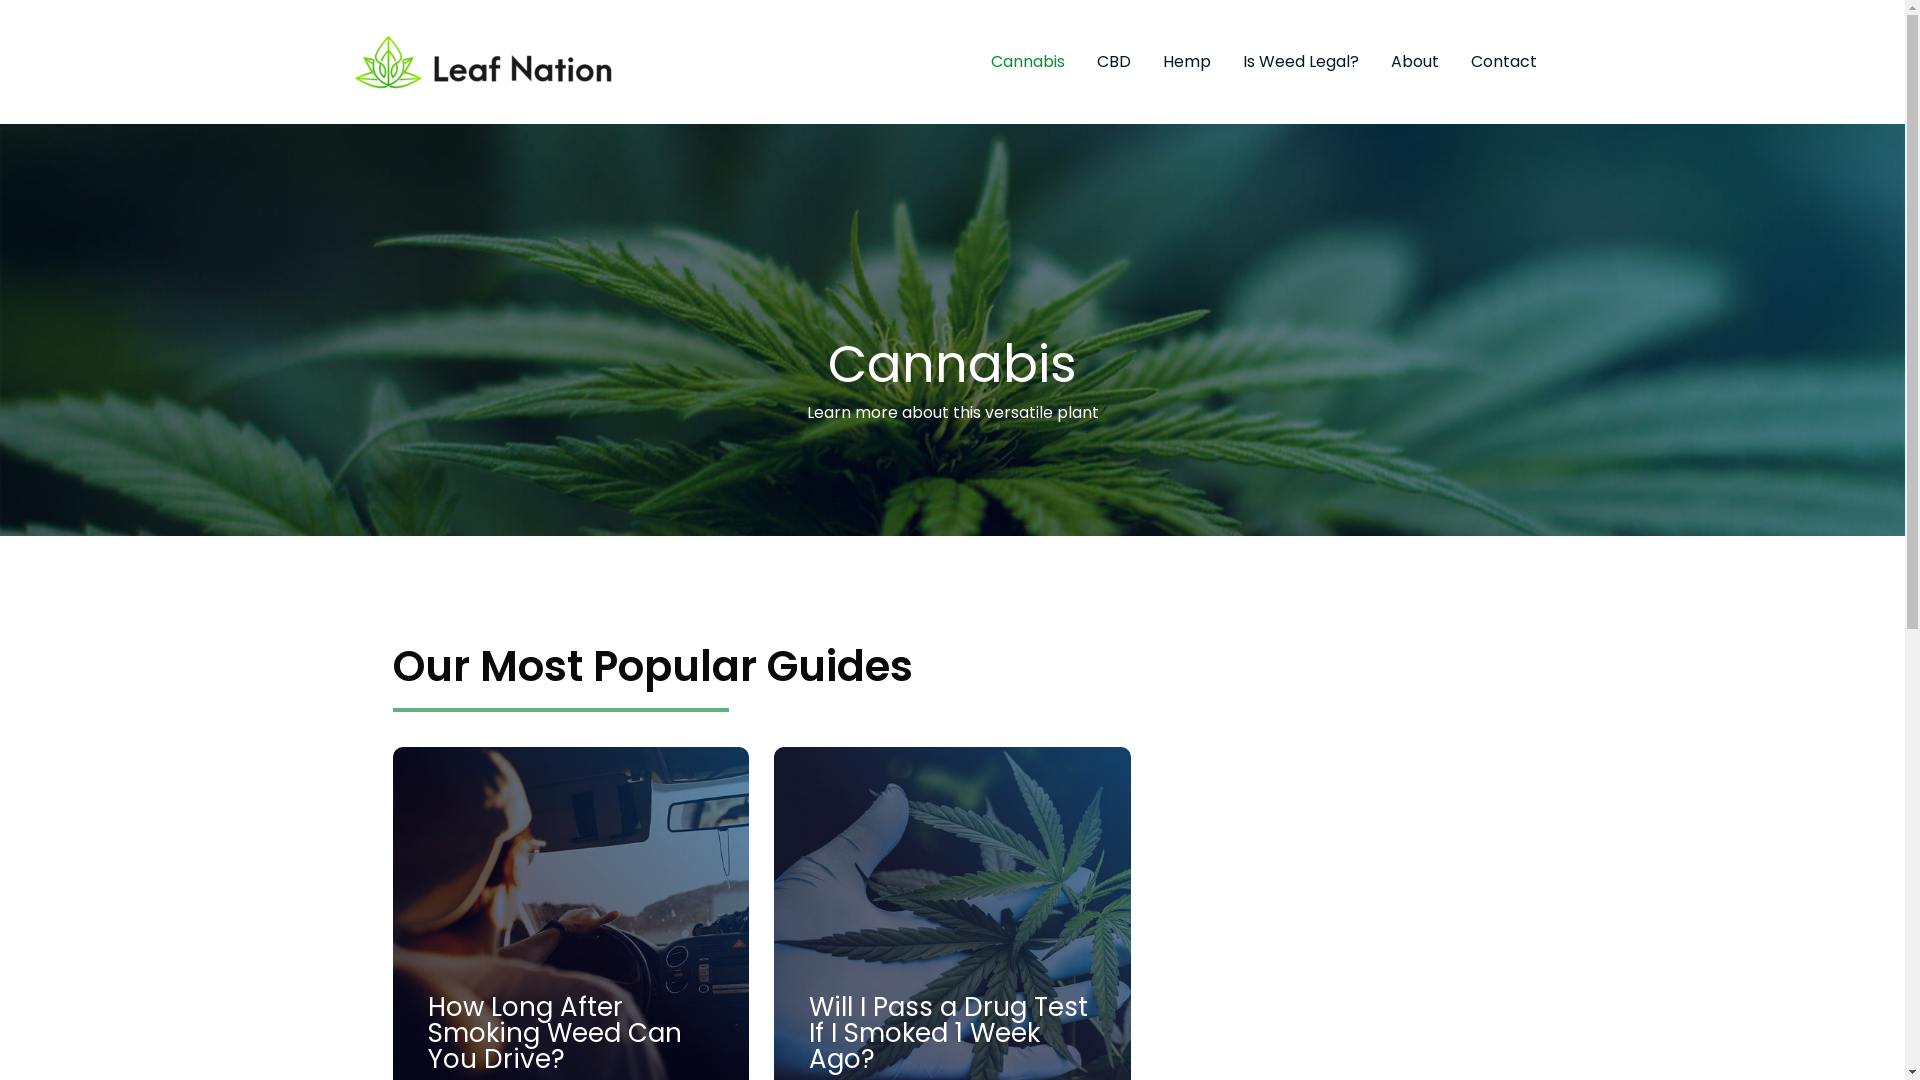 This screenshot has height=1080, width=1920. What do you see at coordinates (555, 1033) in the screenshot?
I see `'How Long After Smoking Weed Can You Drive?'` at bounding box center [555, 1033].